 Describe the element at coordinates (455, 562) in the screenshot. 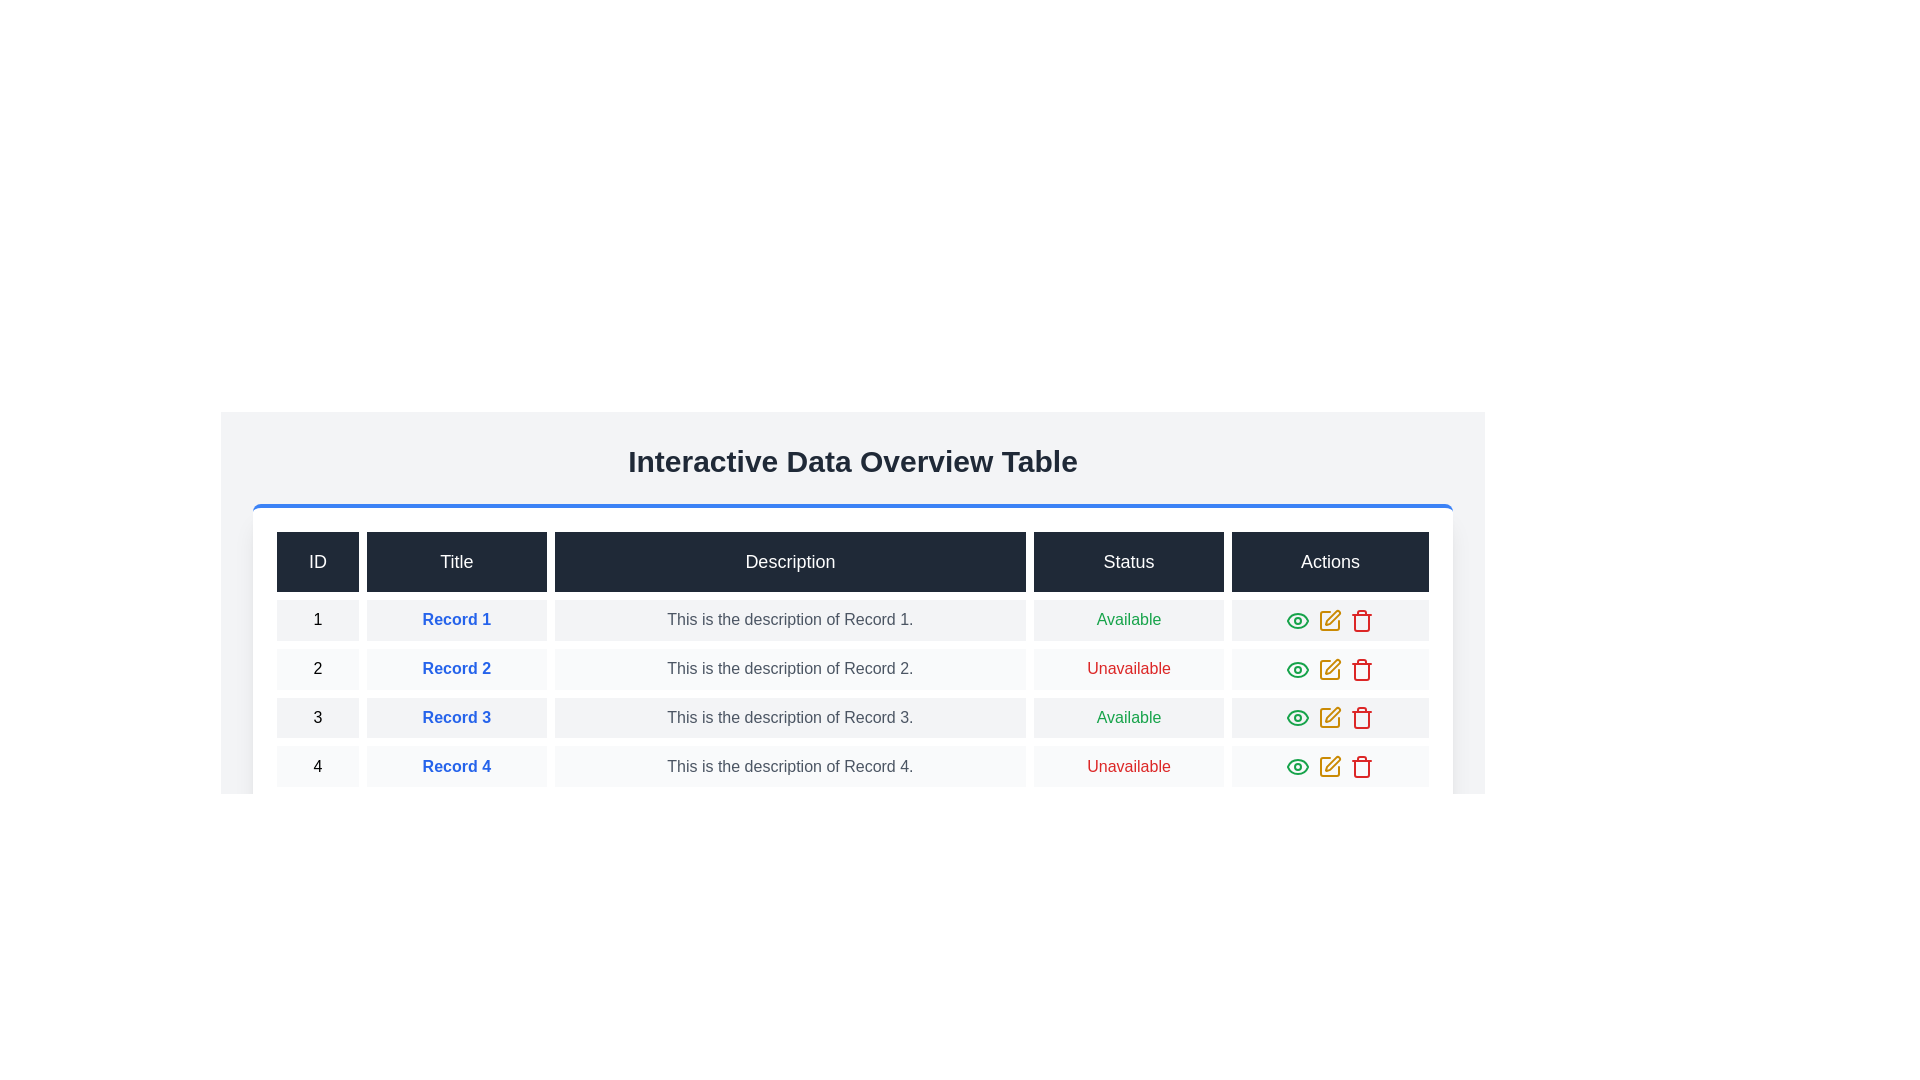

I see `the column header Title to sort the table by that column` at that location.